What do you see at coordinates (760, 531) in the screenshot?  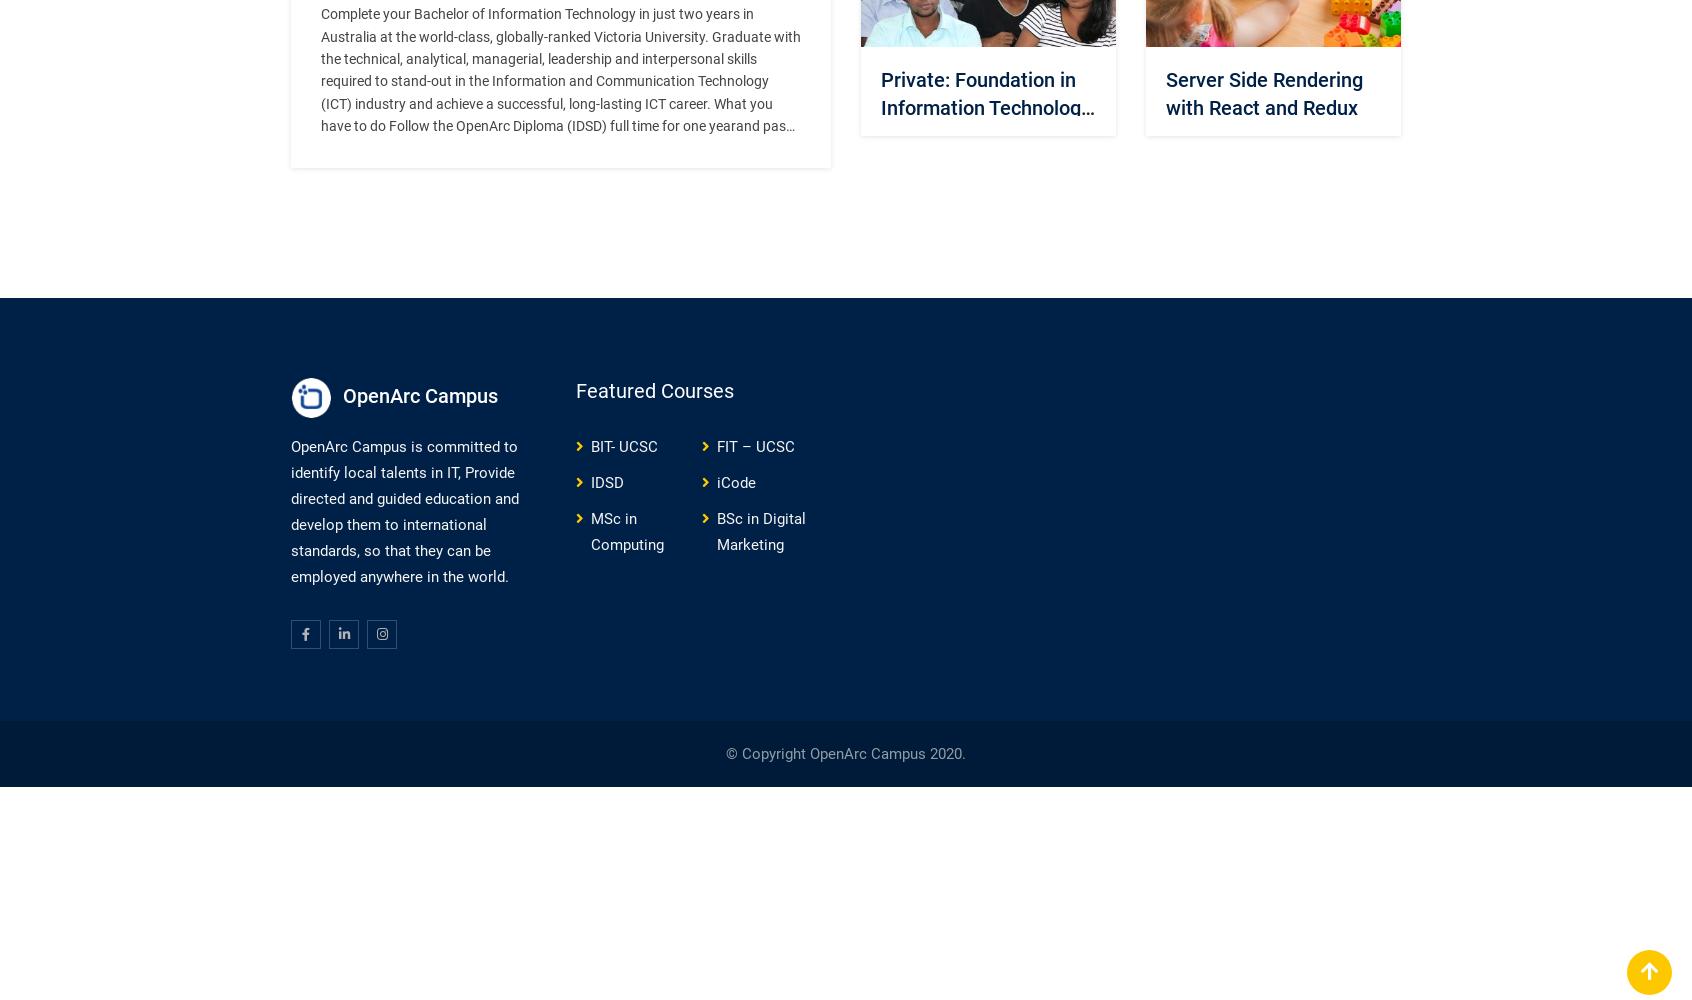 I see `'BSc in Digital Marketing'` at bounding box center [760, 531].